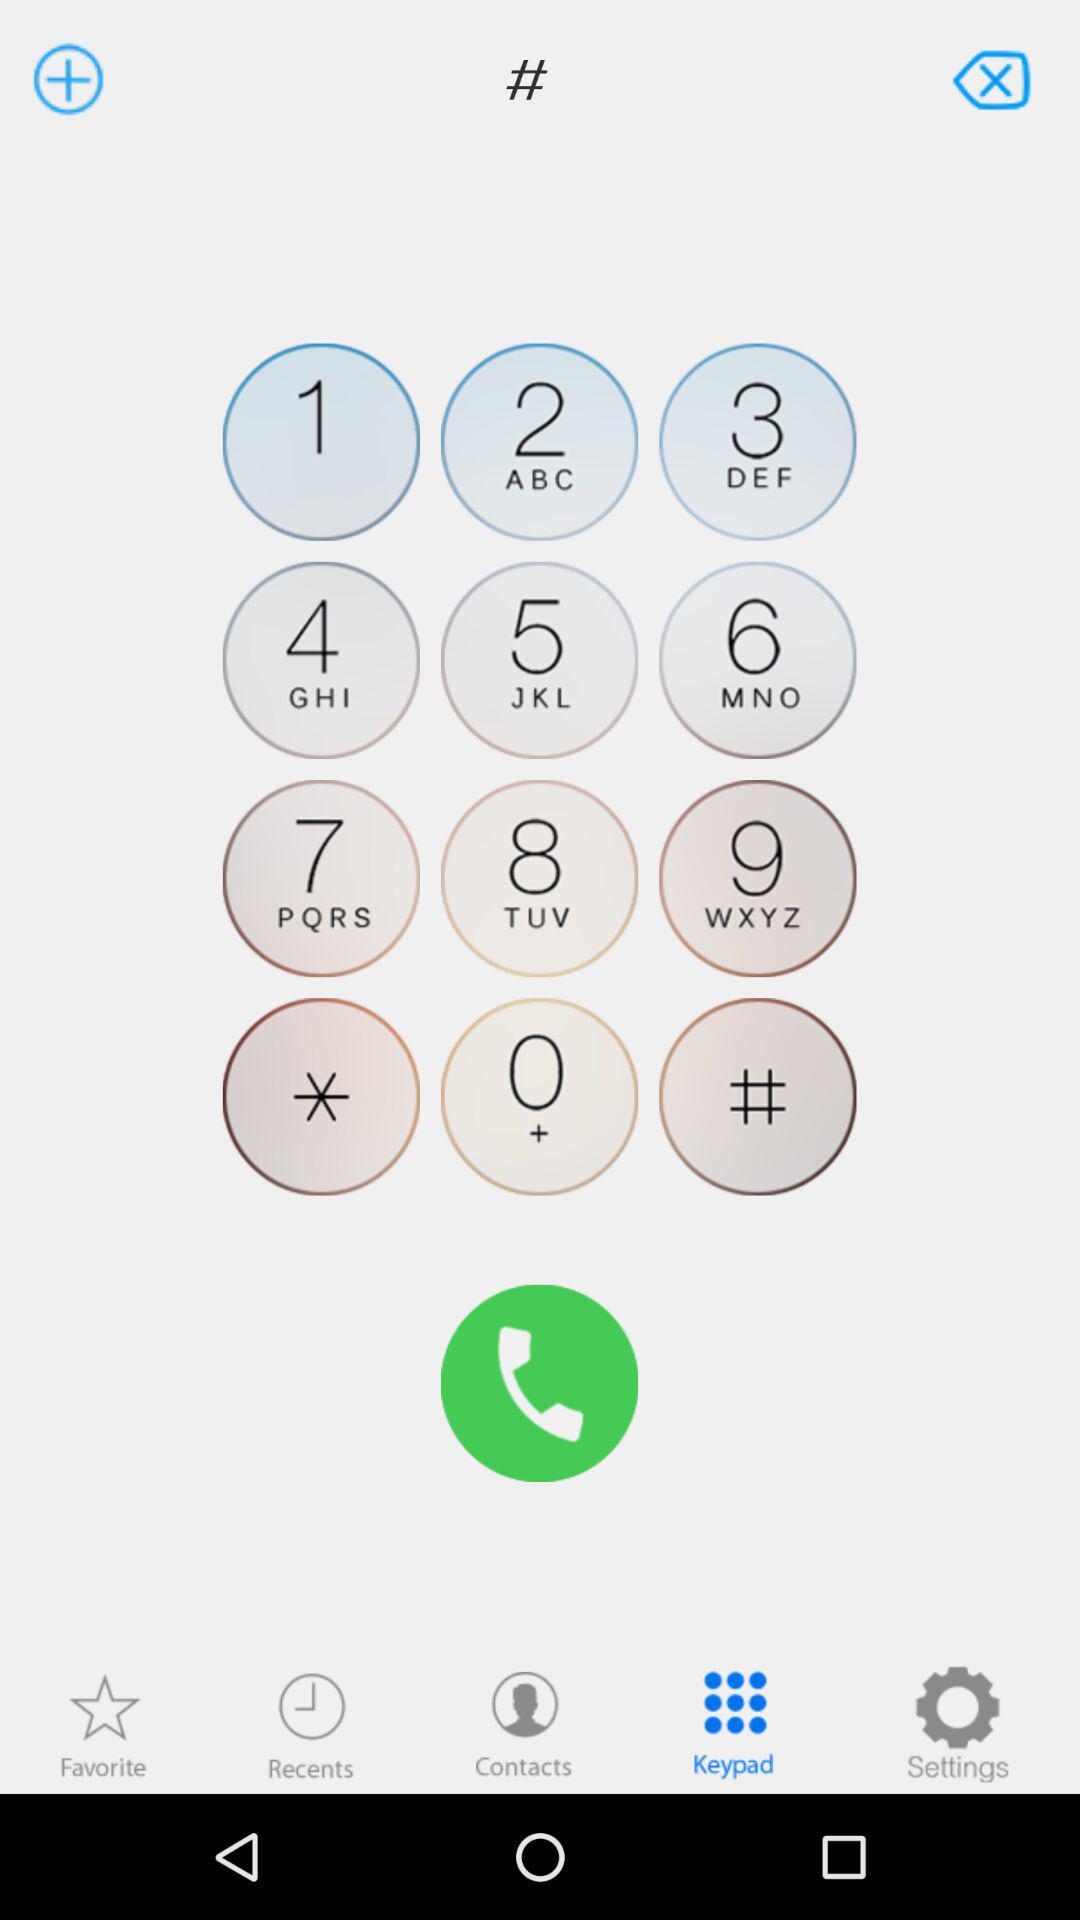 Image resolution: width=1080 pixels, height=1920 pixels. I want to click on go back, so click(994, 78).